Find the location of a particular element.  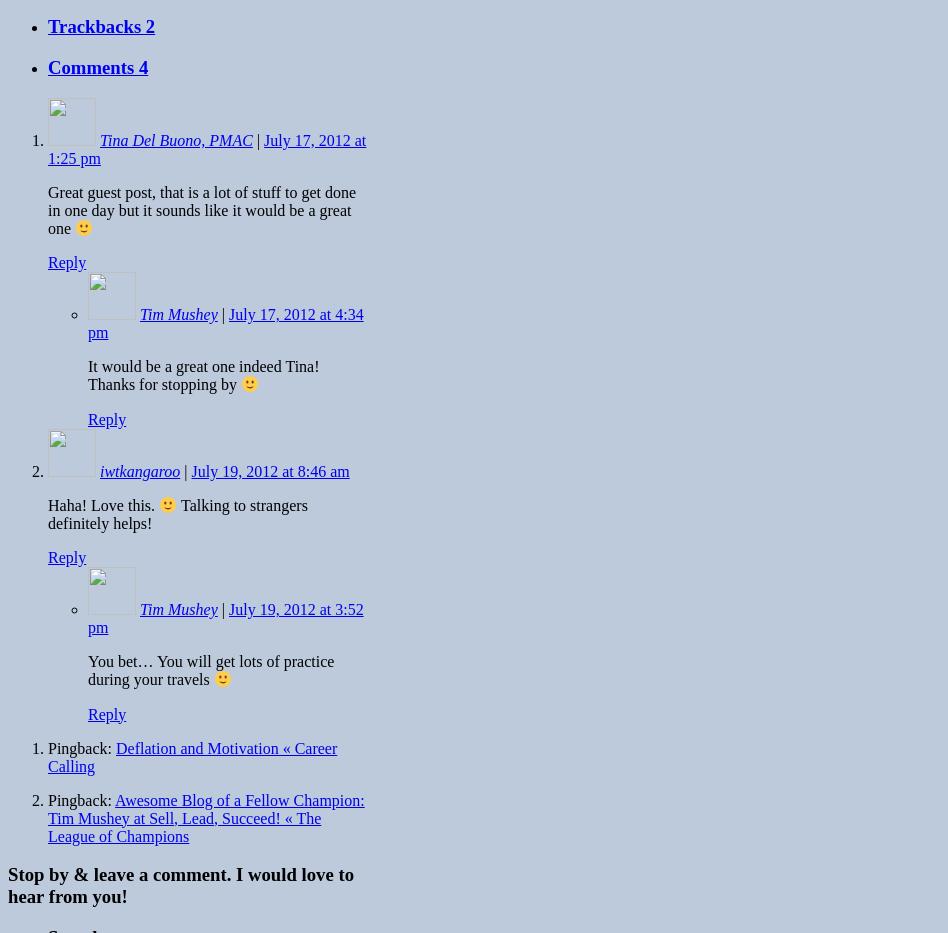

'July 19, 2012 at 8:46 am' is located at coordinates (190, 470).